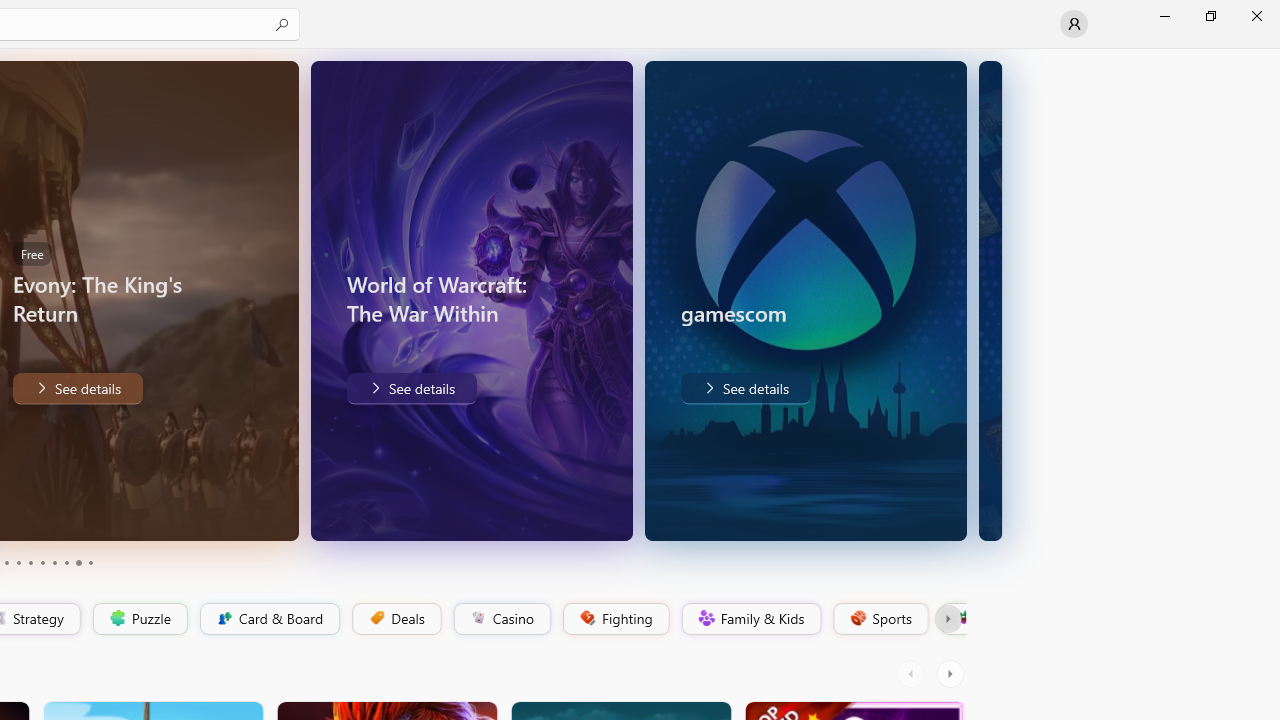 This screenshot has width=1280, height=720. What do you see at coordinates (30, 563) in the screenshot?
I see `'Page 5'` at bounding box center [30, 563].